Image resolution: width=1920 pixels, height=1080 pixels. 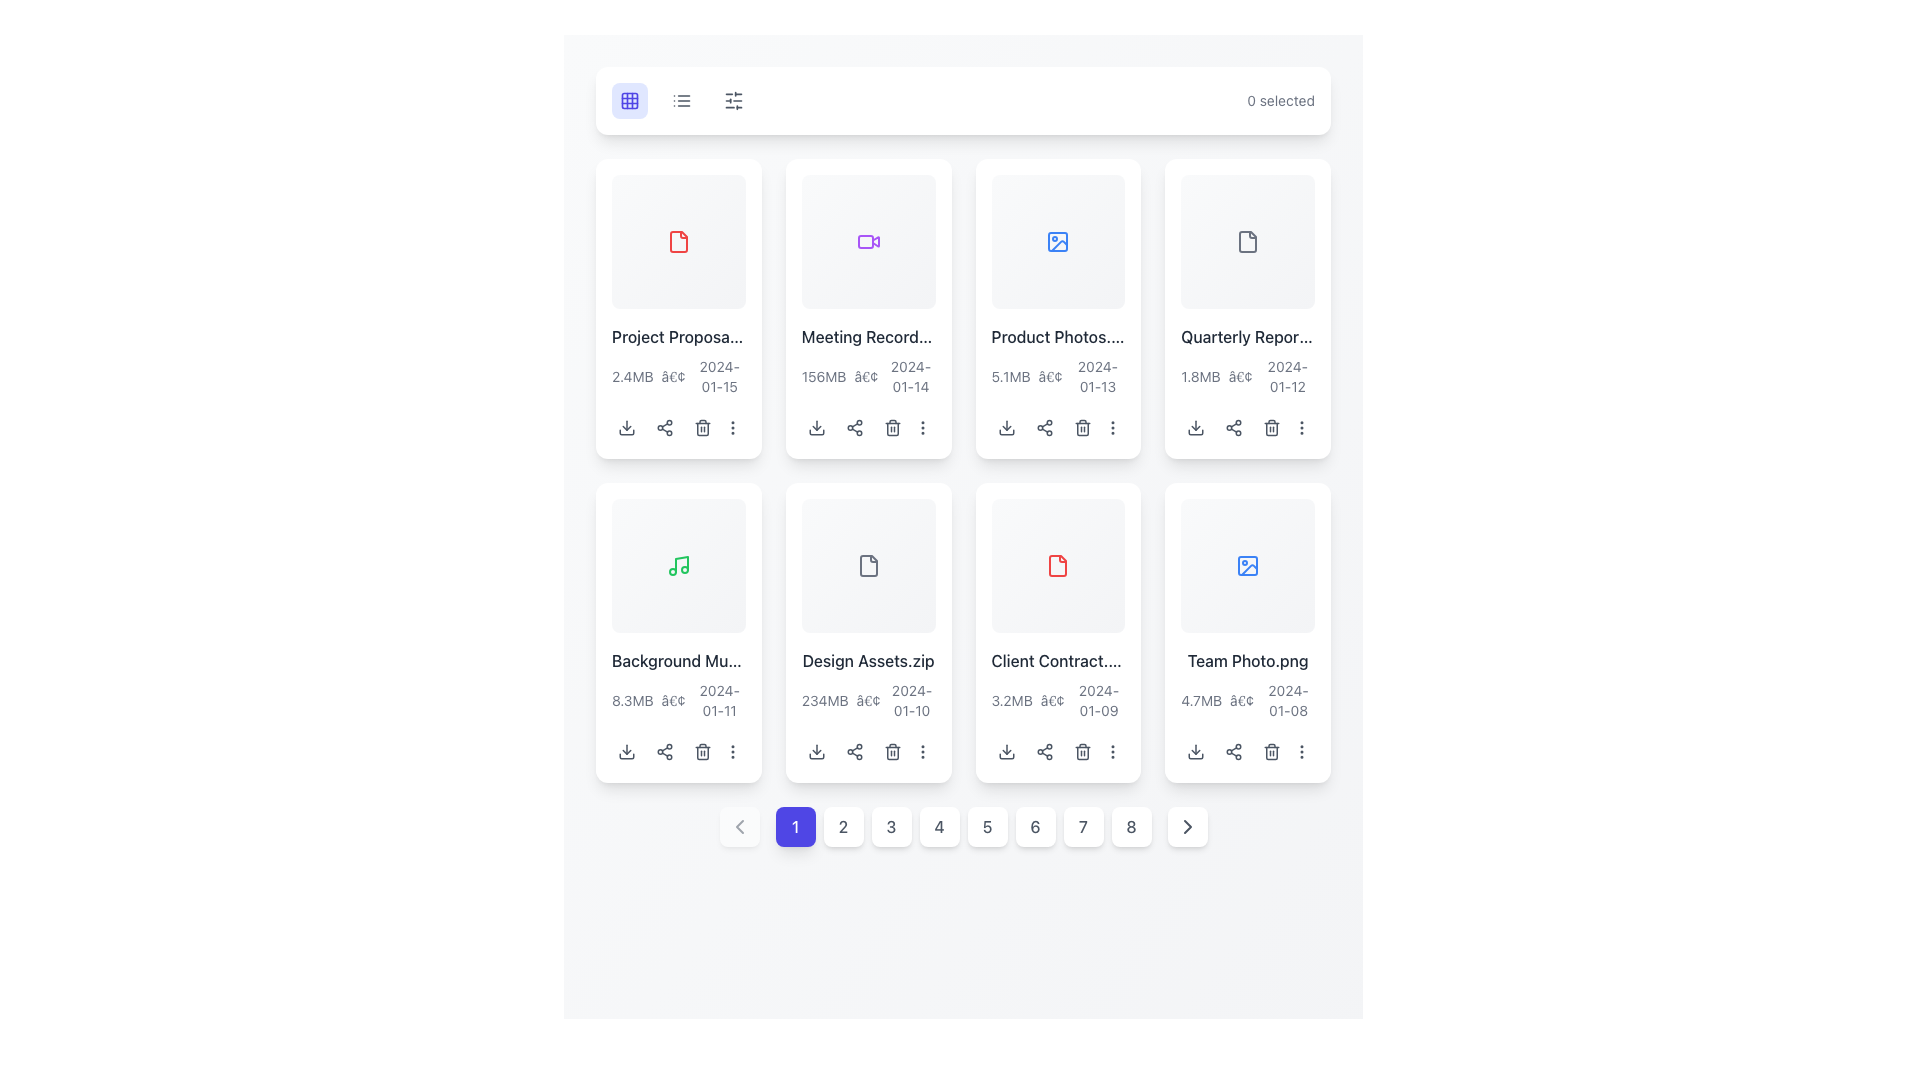 What do you see at coordinates (1247, 565) in the screenshot?
I see `the Image Placeholder that represents 'Team Photo.png' located in the fifth card of the grid, positioned in the second row and first column from the right` at bounding box center [1247, 565].